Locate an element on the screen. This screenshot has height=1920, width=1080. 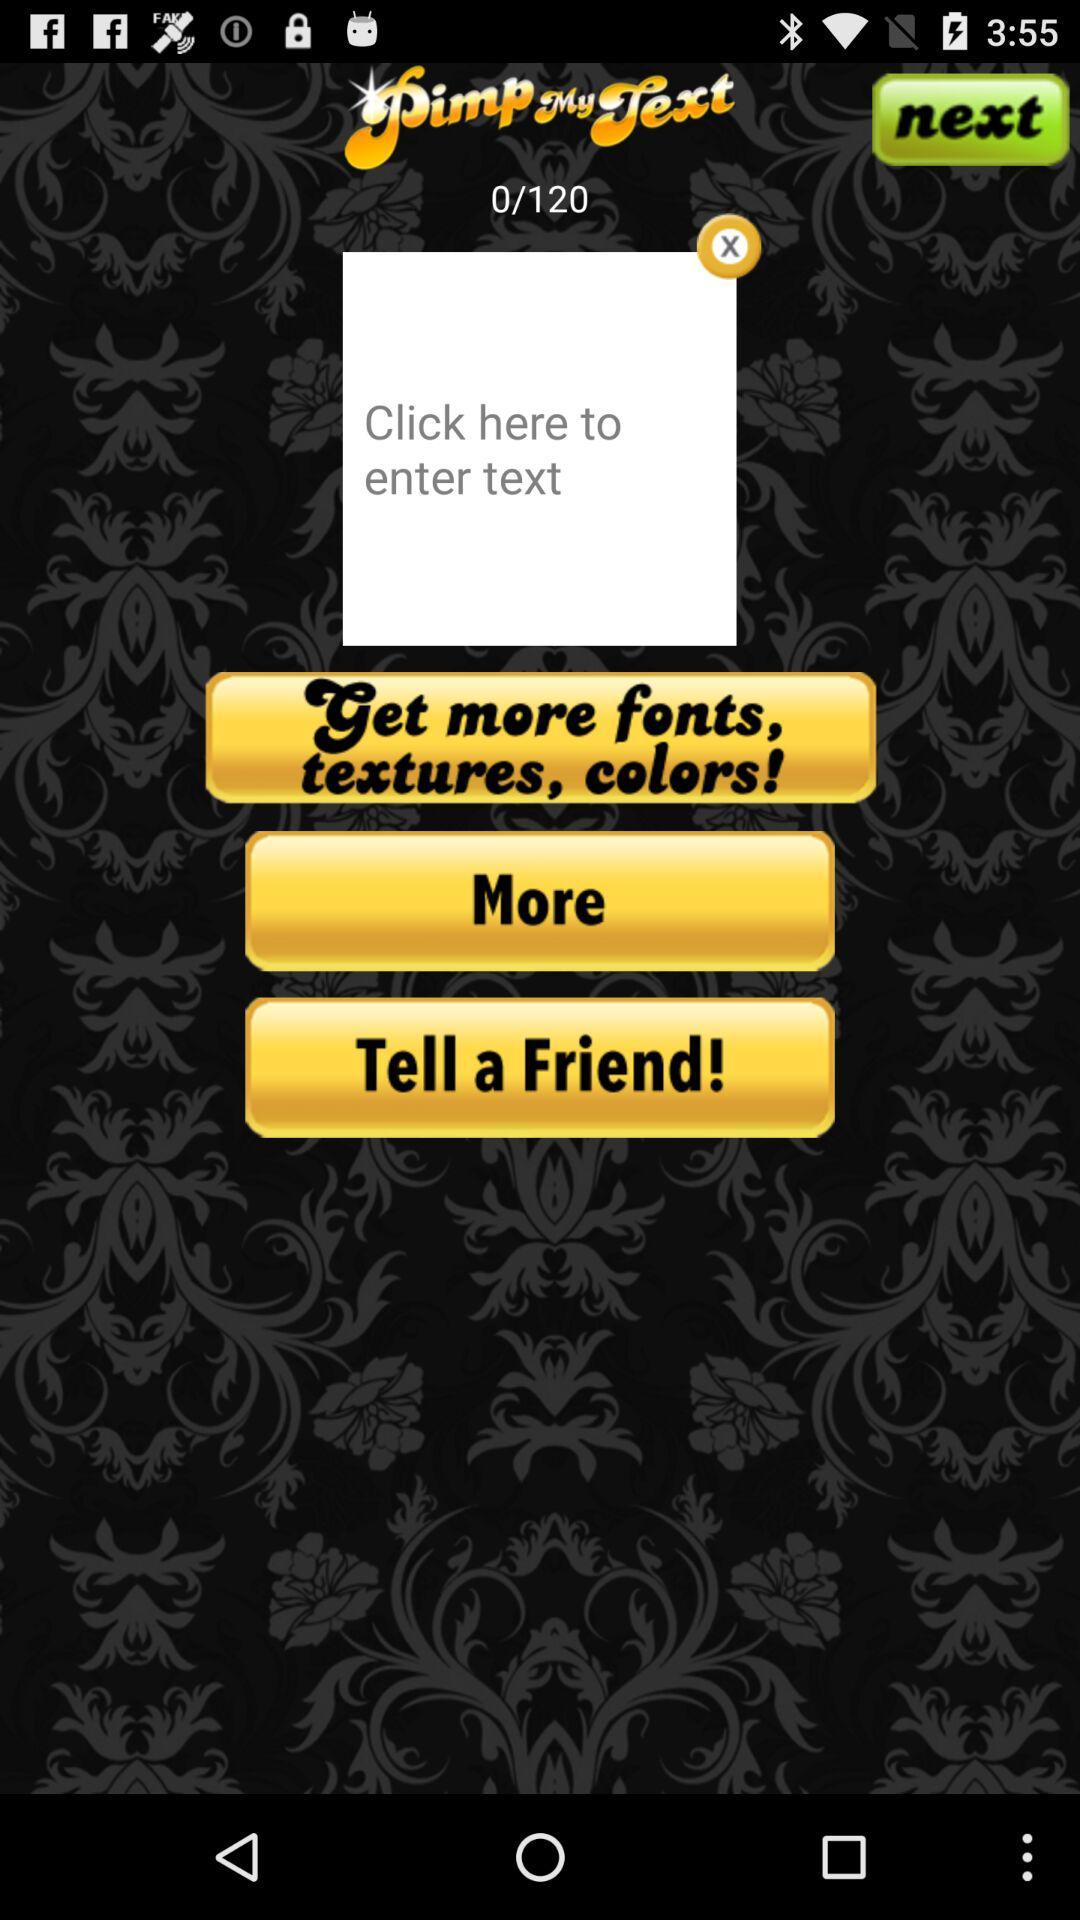
next option is located at coordinates (969, 118).